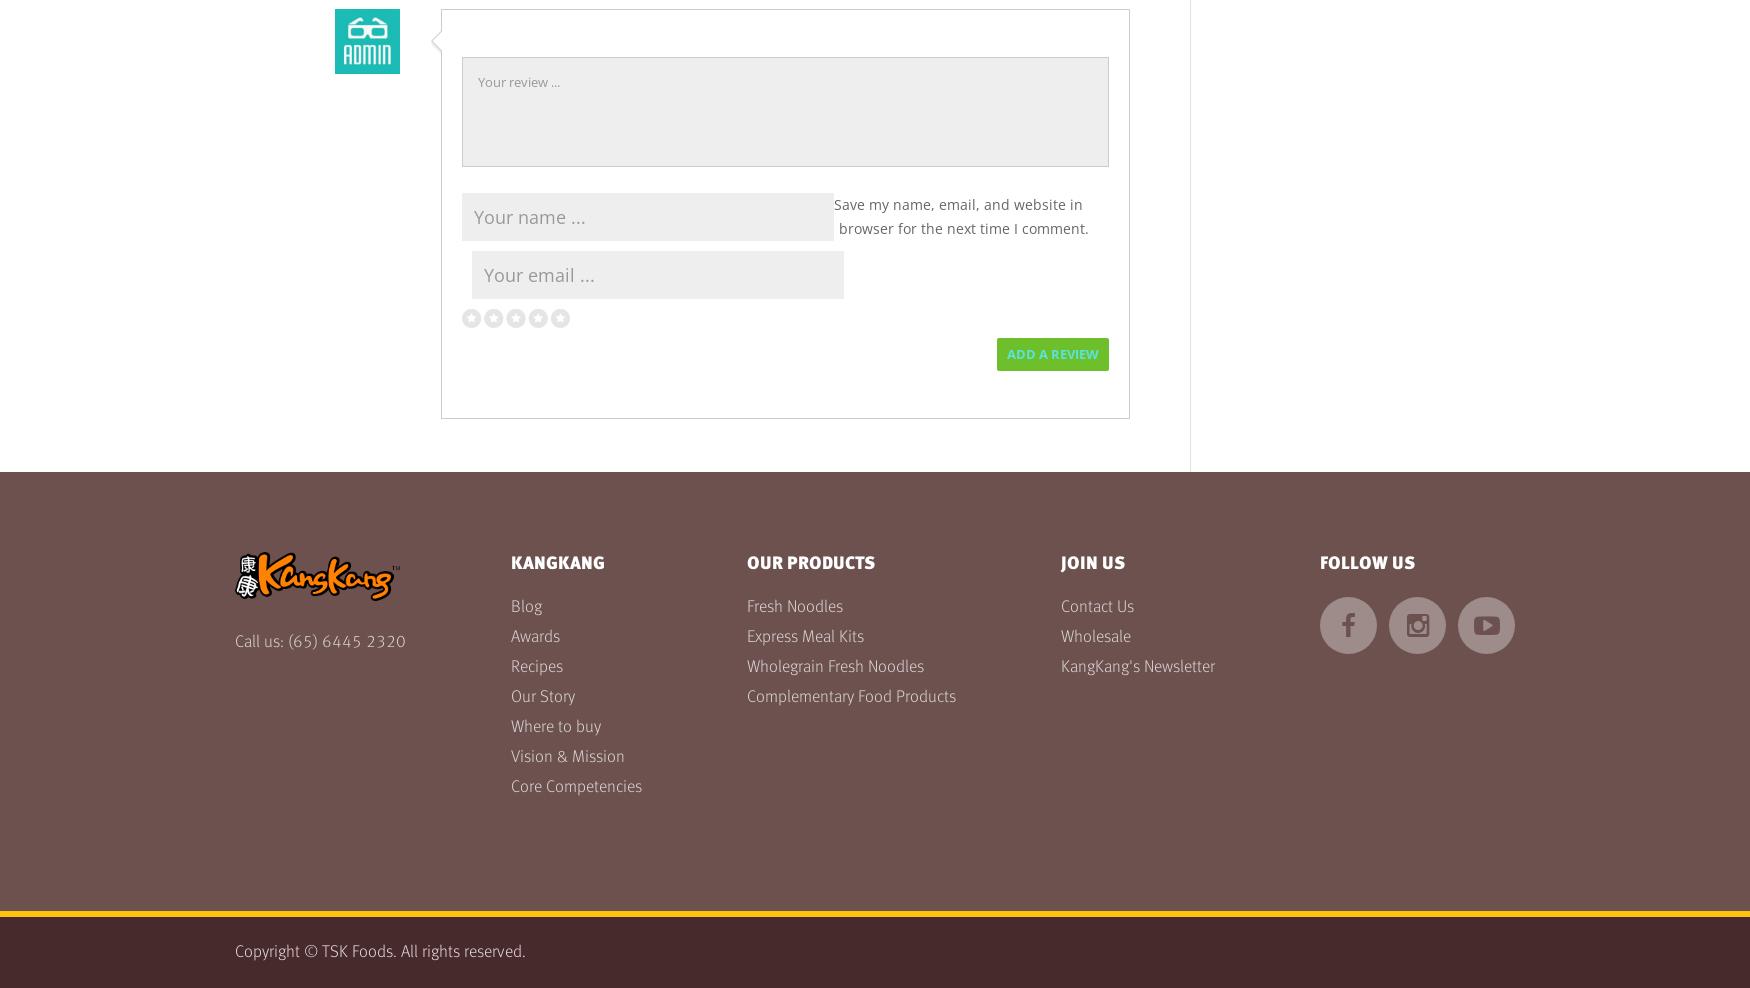 Image resolution: width=1750 pixels, height=988 pixels. I want to click on '00:00', so click(34, 53).